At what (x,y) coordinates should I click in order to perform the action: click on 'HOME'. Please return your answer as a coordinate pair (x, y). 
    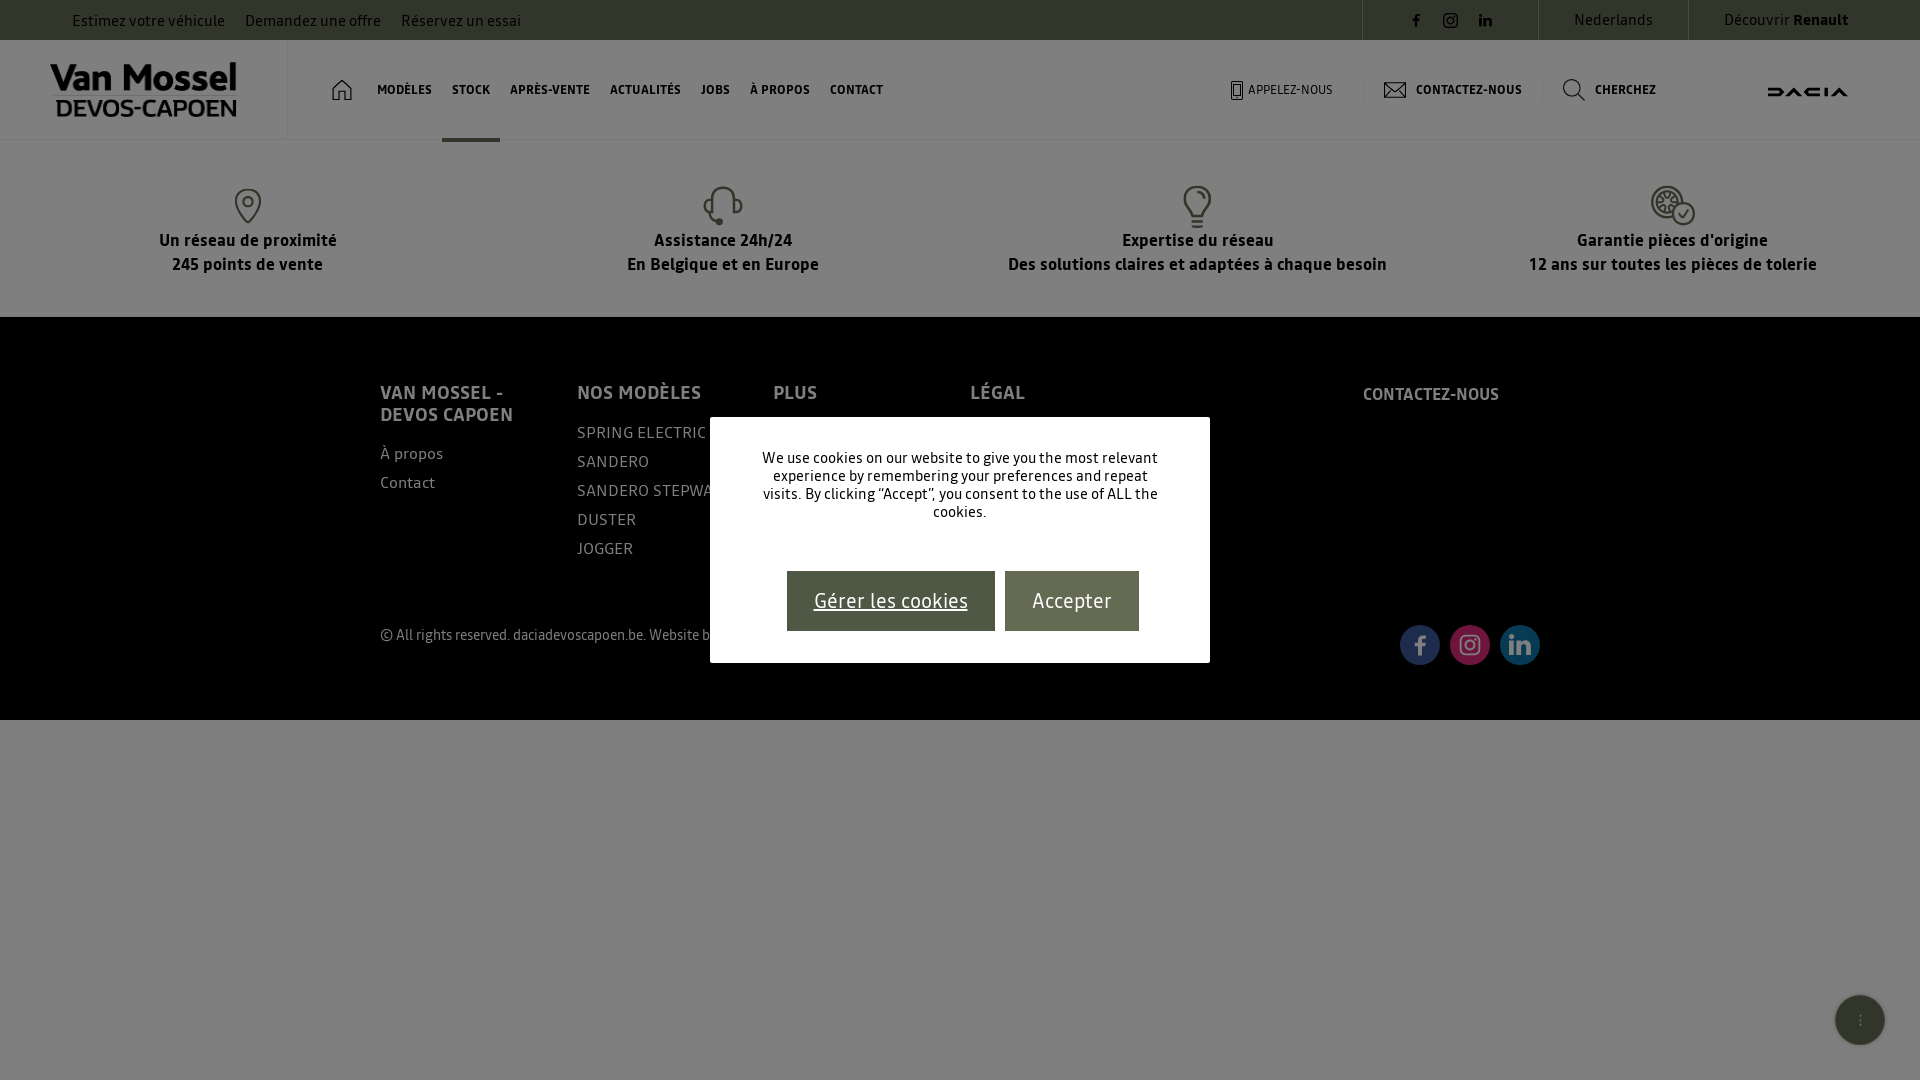
    Looking at the image, I should click on (341, 88).